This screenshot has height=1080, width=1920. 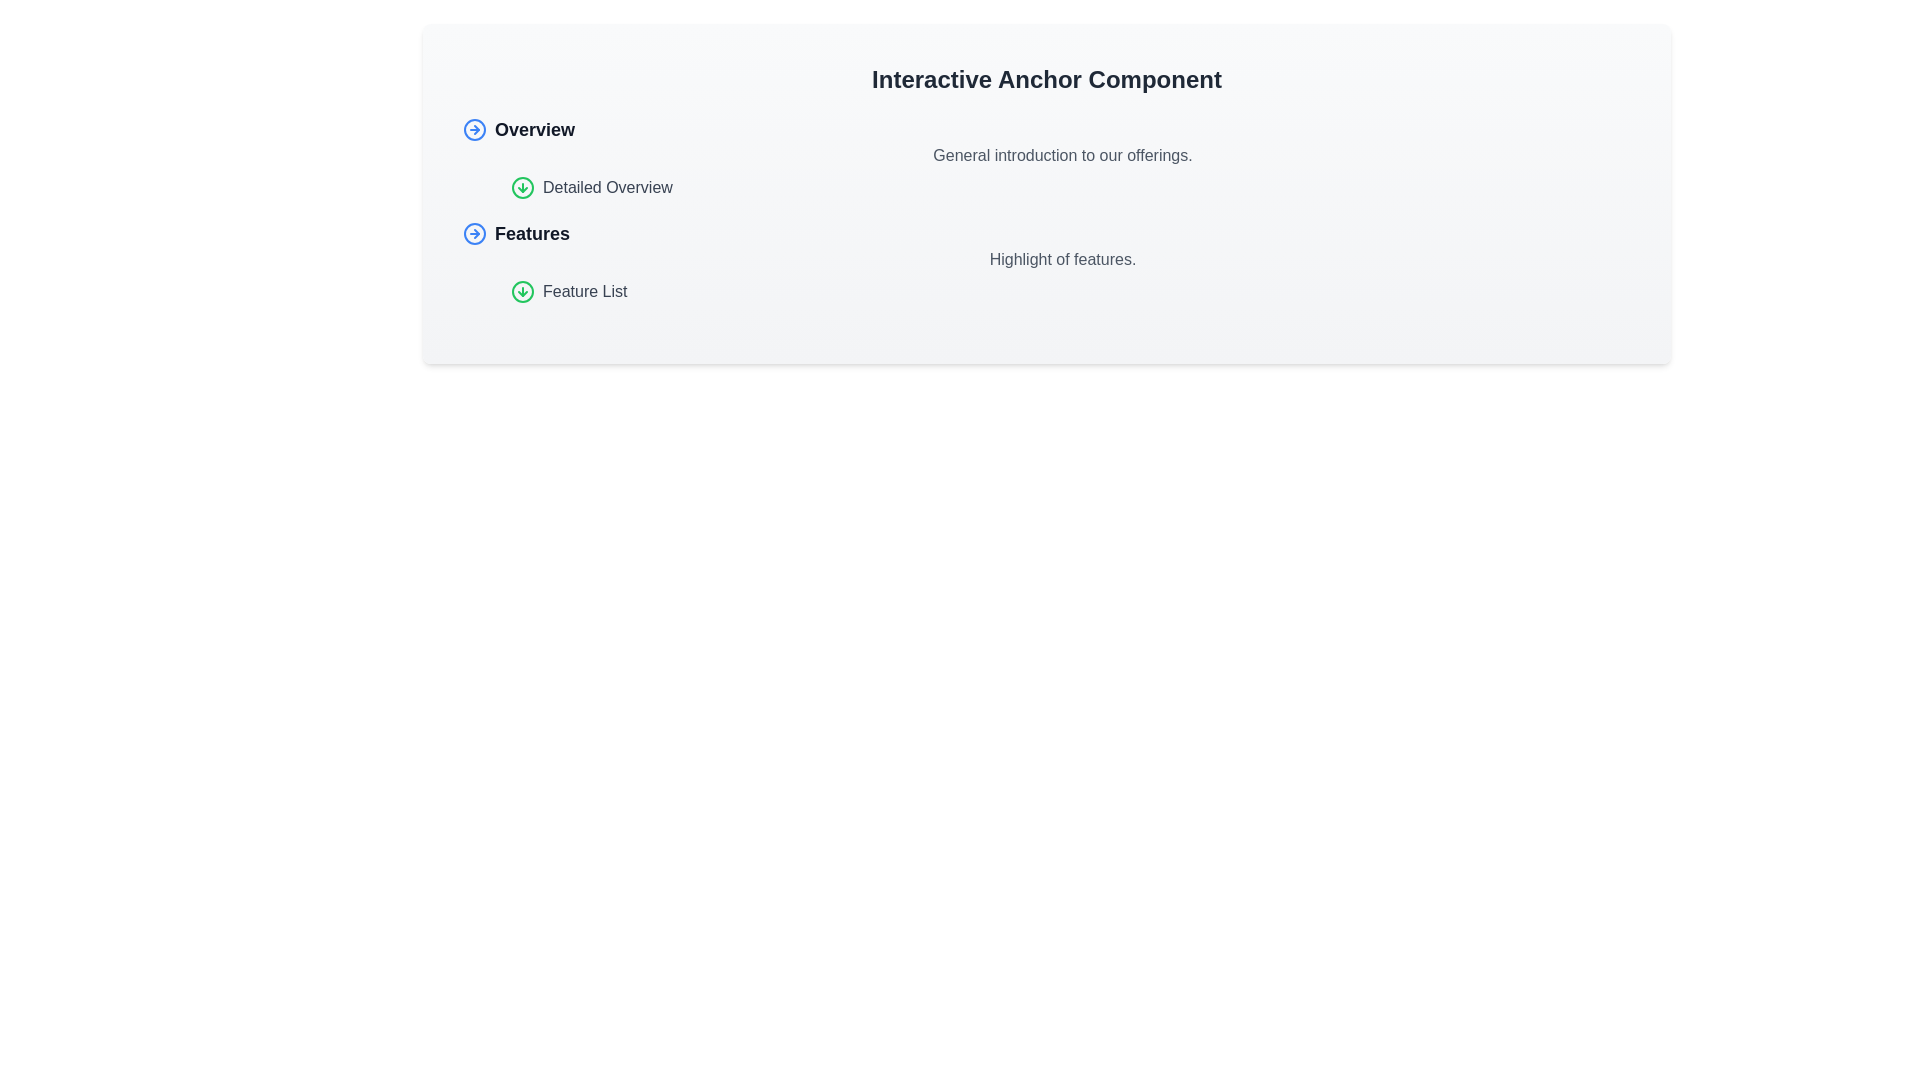 What do you see at coordinates (523, 292) in the screenshot?
I see `the circular vector graphic element located on the right side of the second entry in the vertical list of feature items, which is part of a graphic icon next to the 'Feature List' text` at bounding box center [523, 292].